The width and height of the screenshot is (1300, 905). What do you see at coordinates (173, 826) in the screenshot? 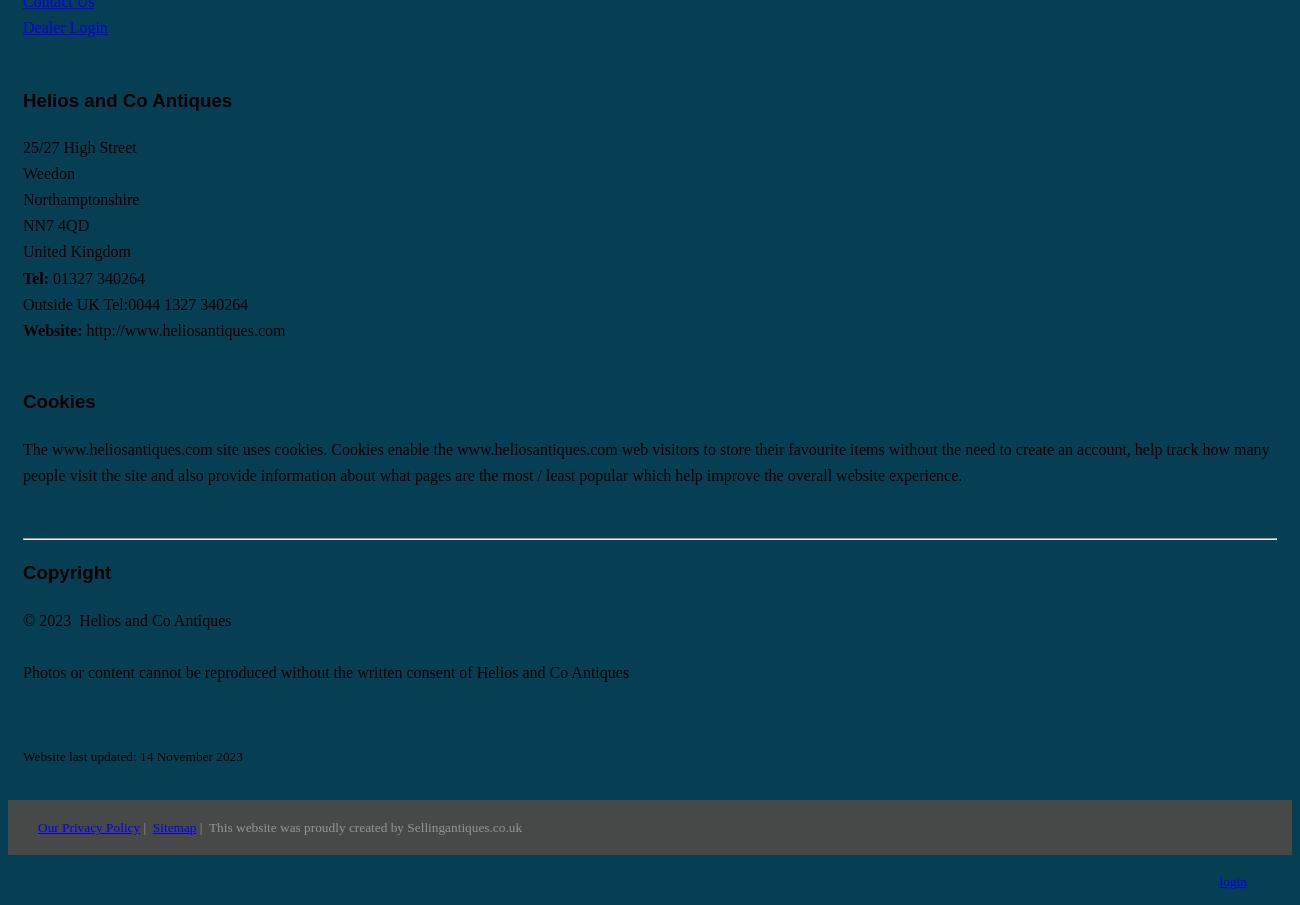
I see `'Sitemap'` at bounding box center [173, 826].